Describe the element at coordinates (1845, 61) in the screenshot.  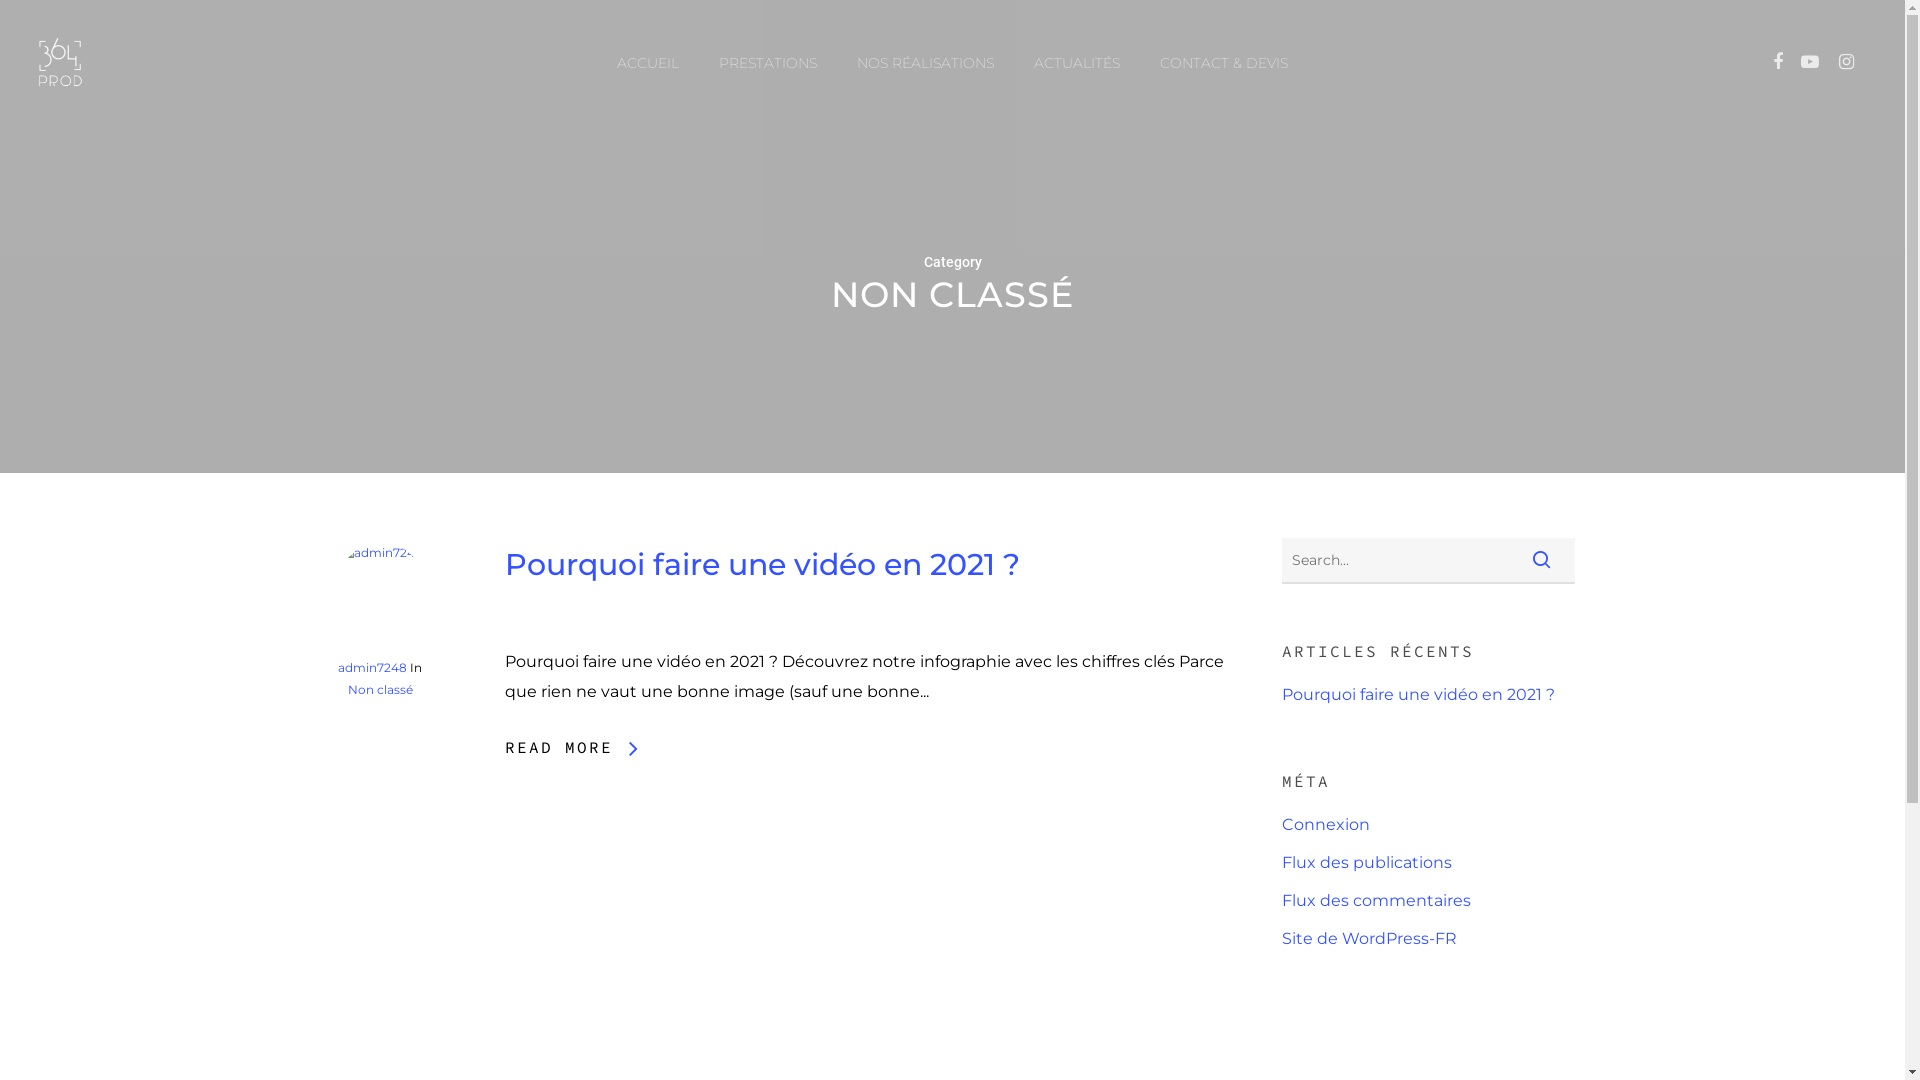
I see `'INSTAGRAM'` at that location.